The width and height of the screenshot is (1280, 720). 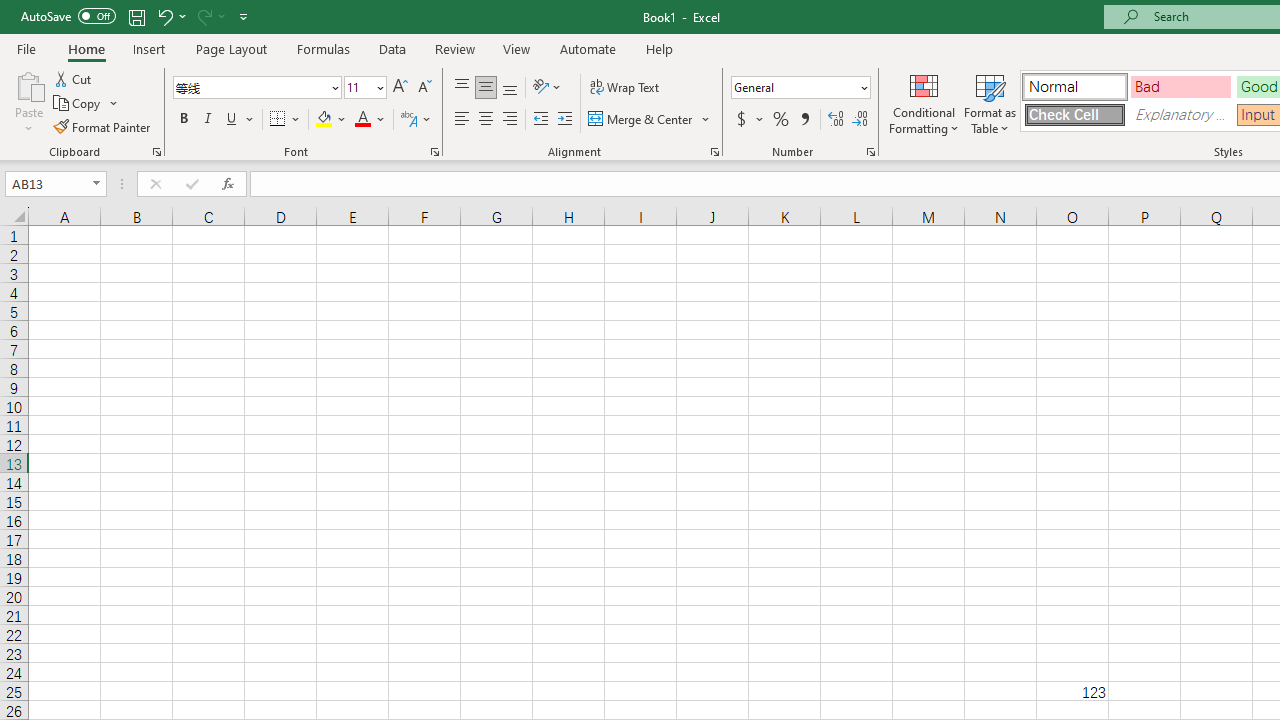 I want to click on 'Decrease Indent', so click(x=540, y=119).